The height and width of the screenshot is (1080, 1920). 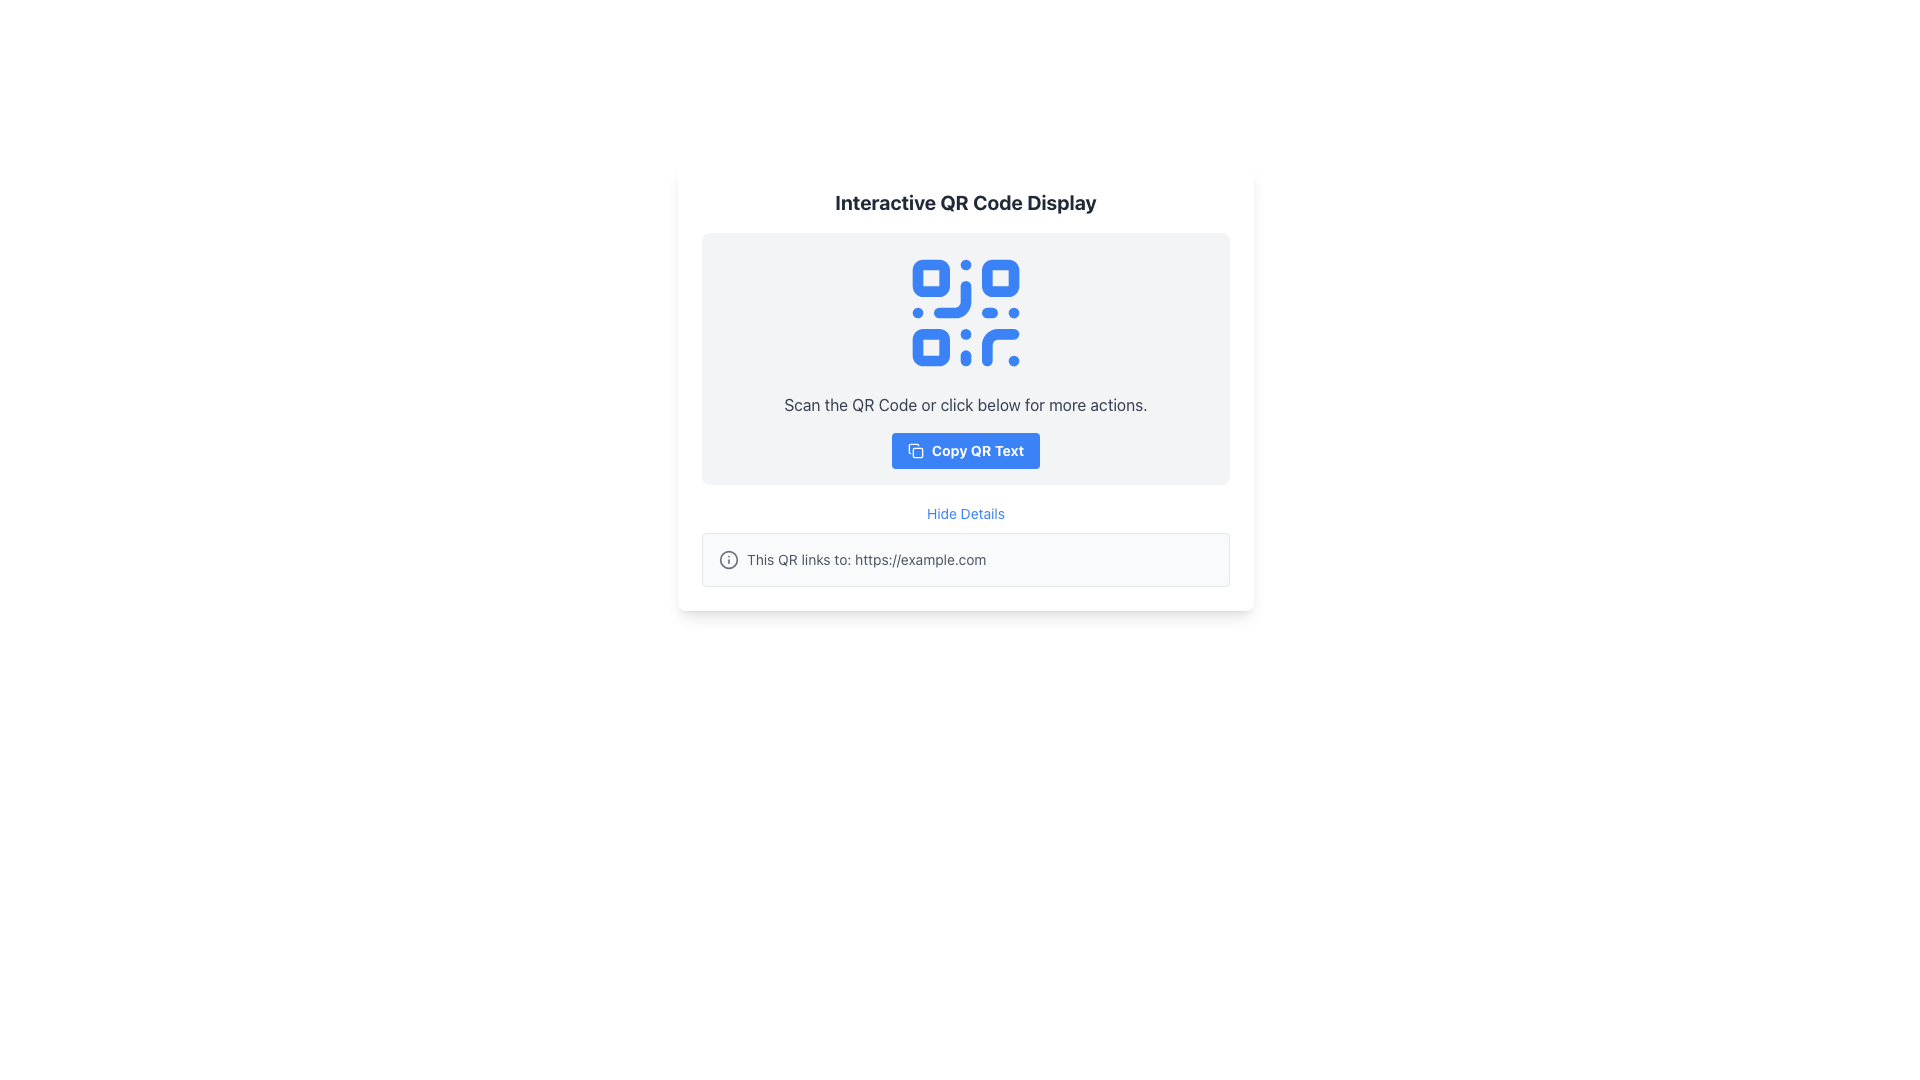 I want to click on the text element that contains the phrase 'Scan the QR Code or click below for more actions.' which is located centrally below a QR code icon and above the 'Copy QR Text' button, so click(x=965, y=405).